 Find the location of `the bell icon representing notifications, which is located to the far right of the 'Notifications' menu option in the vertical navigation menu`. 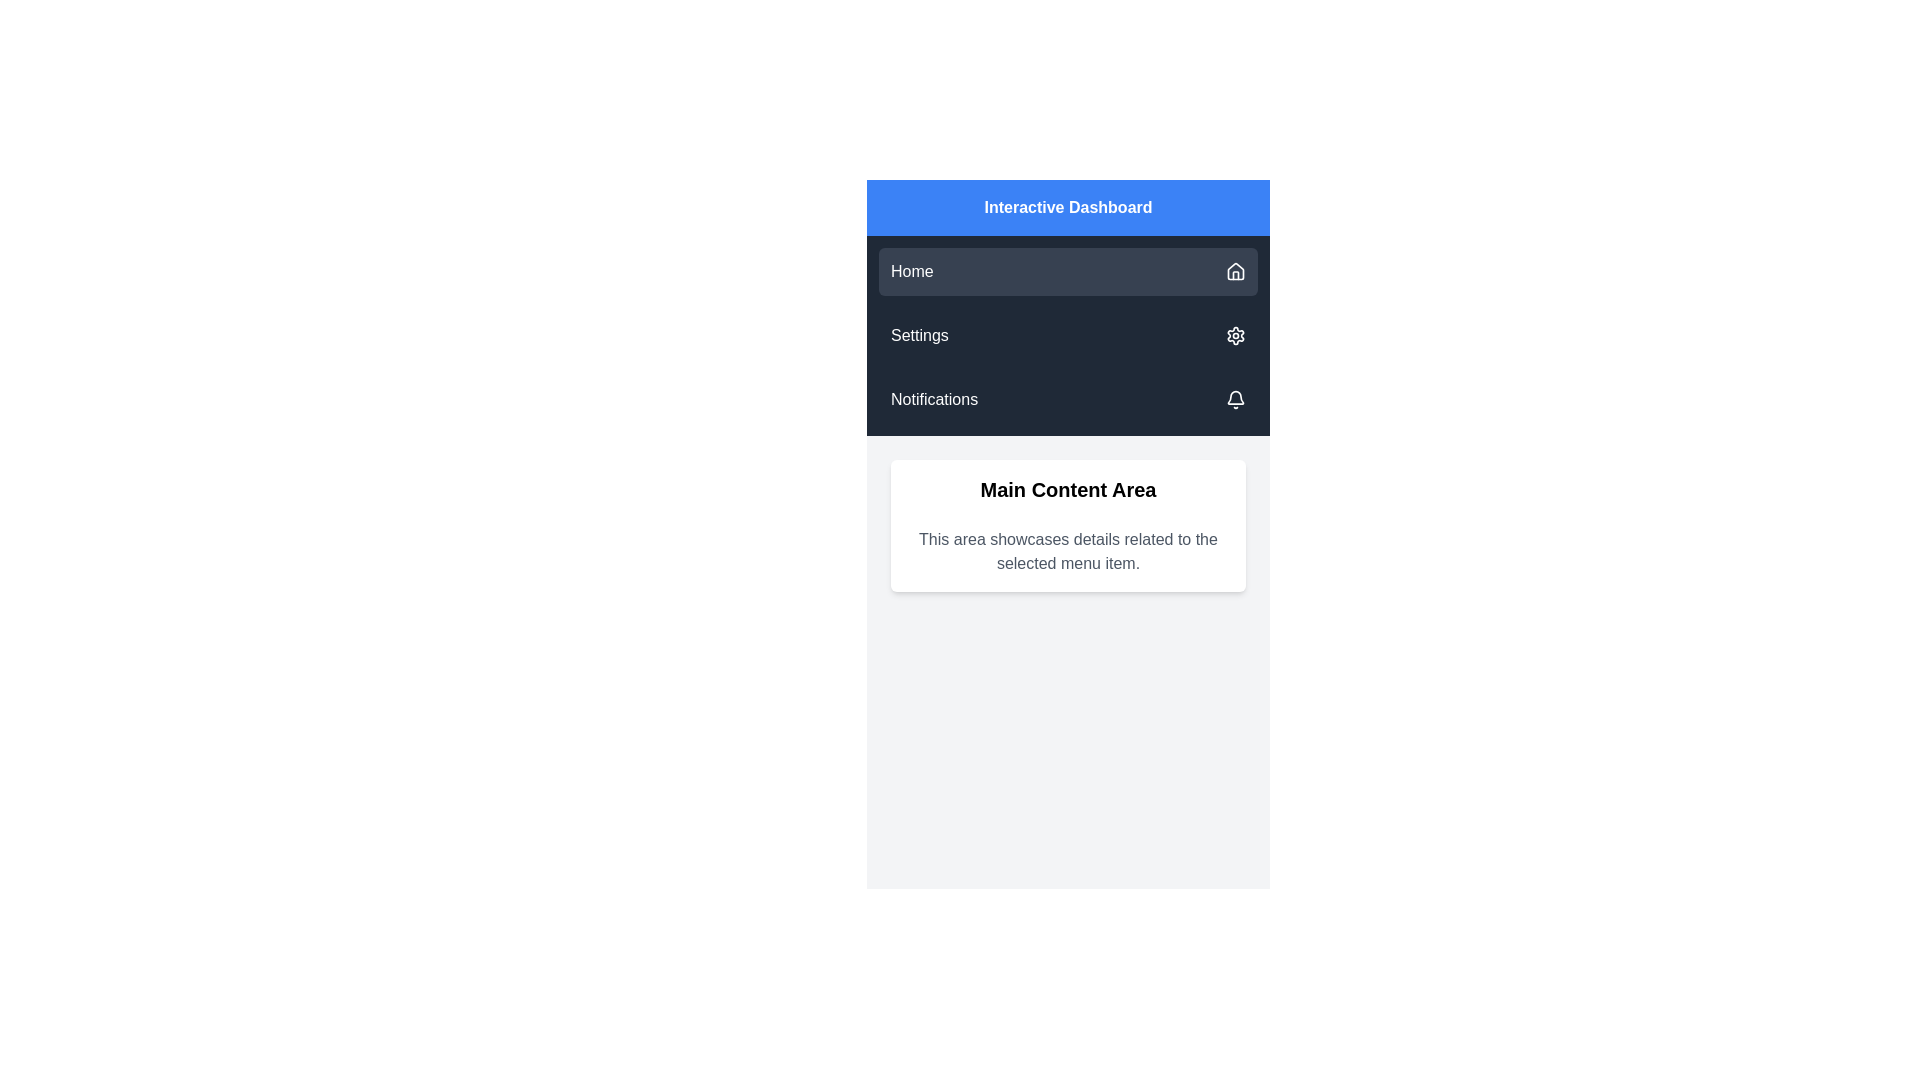

the bell icon representing notifications, which is located to the far right of the 'Notifications' menu option in the vertical navigation menu is located at coordinates (1235, 400).